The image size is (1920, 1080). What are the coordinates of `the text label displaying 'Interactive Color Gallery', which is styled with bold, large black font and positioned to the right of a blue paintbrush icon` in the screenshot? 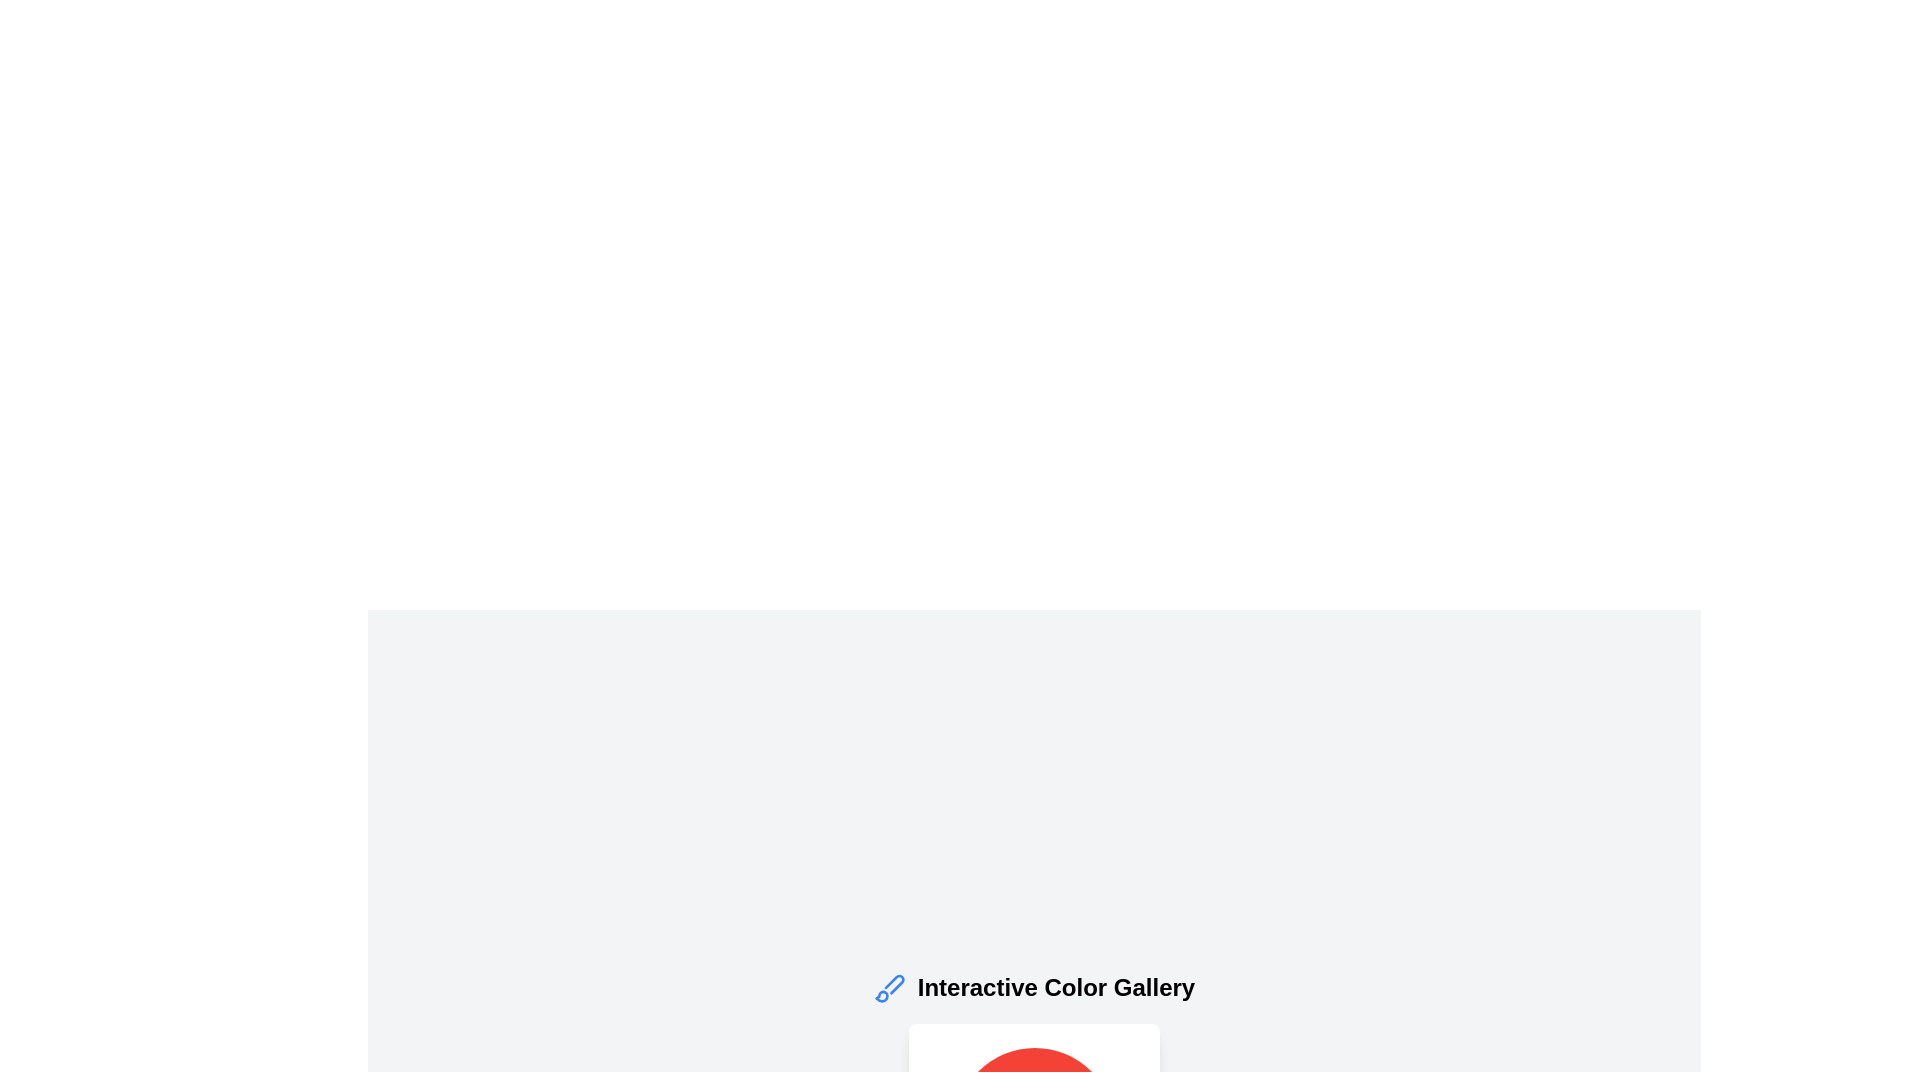 It's located at (1034, 986).